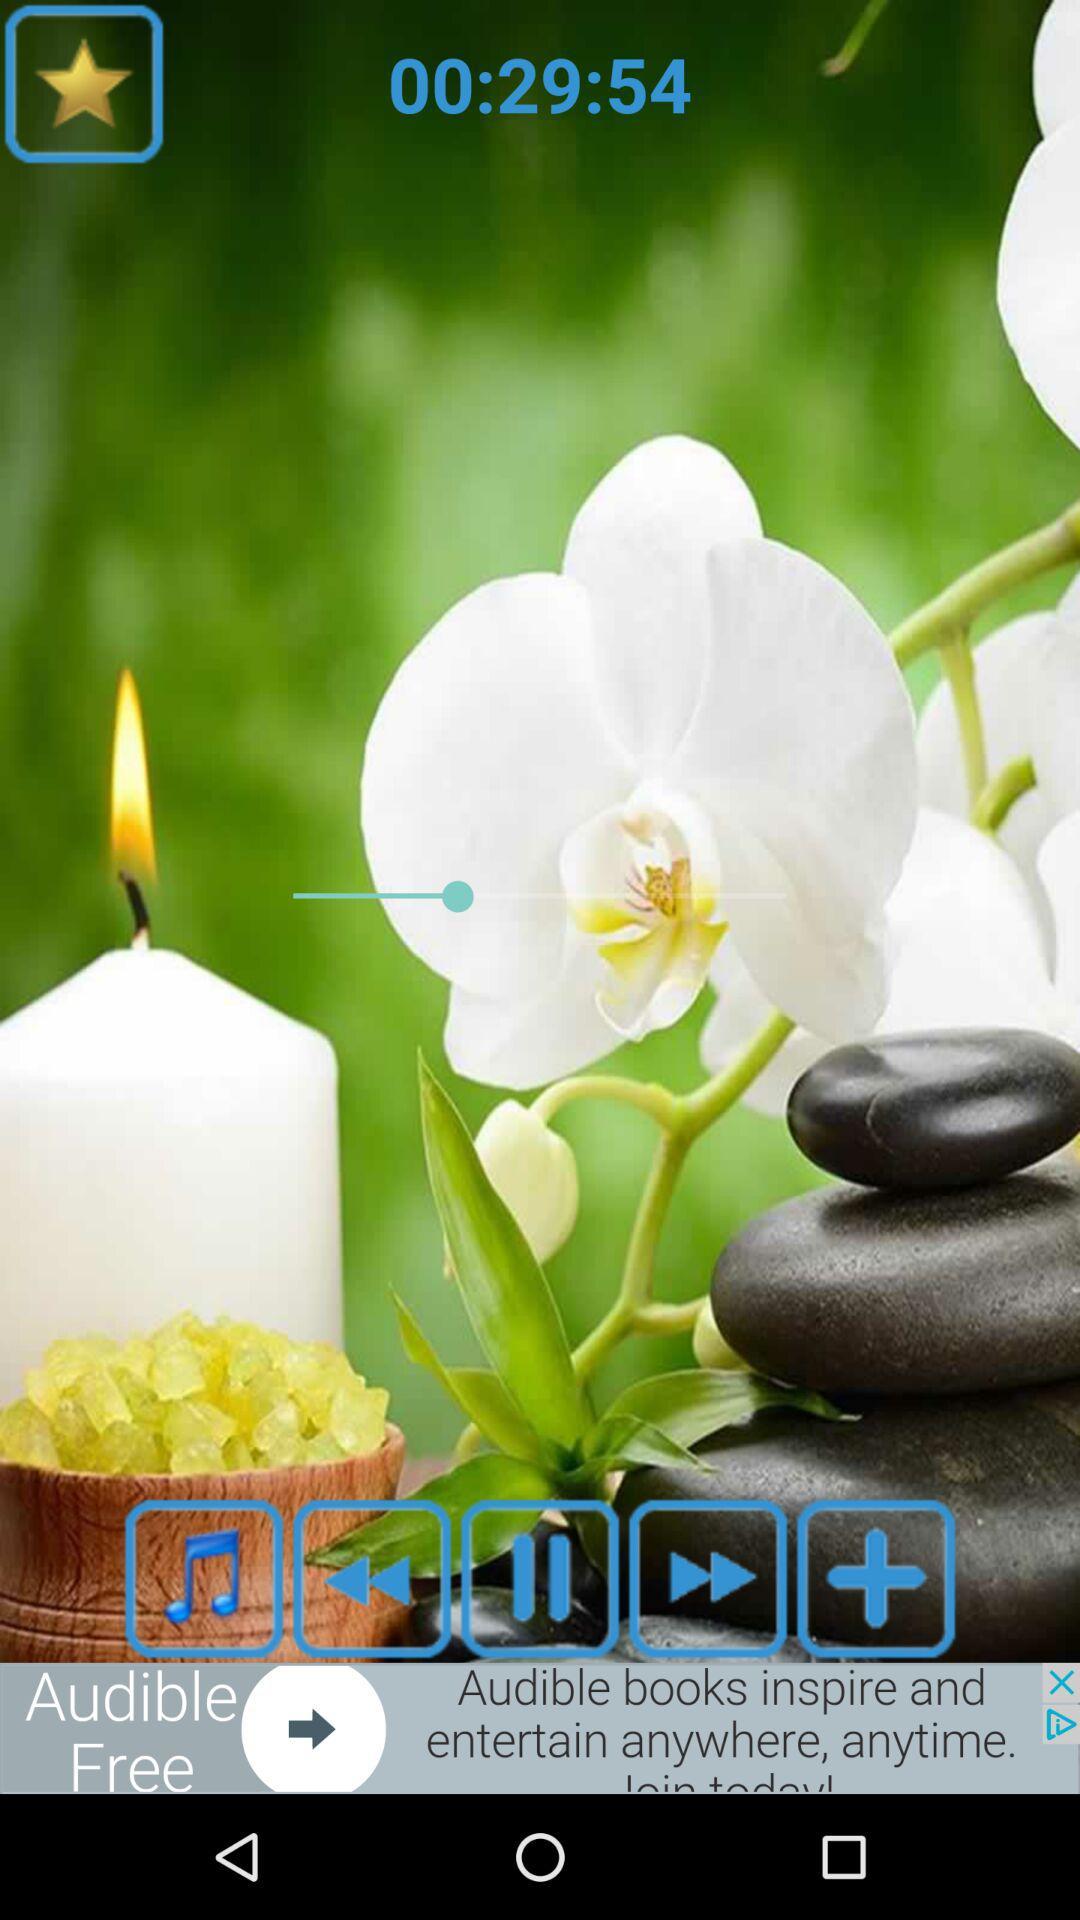 The image size is (1080, 1920). Describe the element at coordinates (540, 1577) in the screenshot. I see `pause music` at that location.